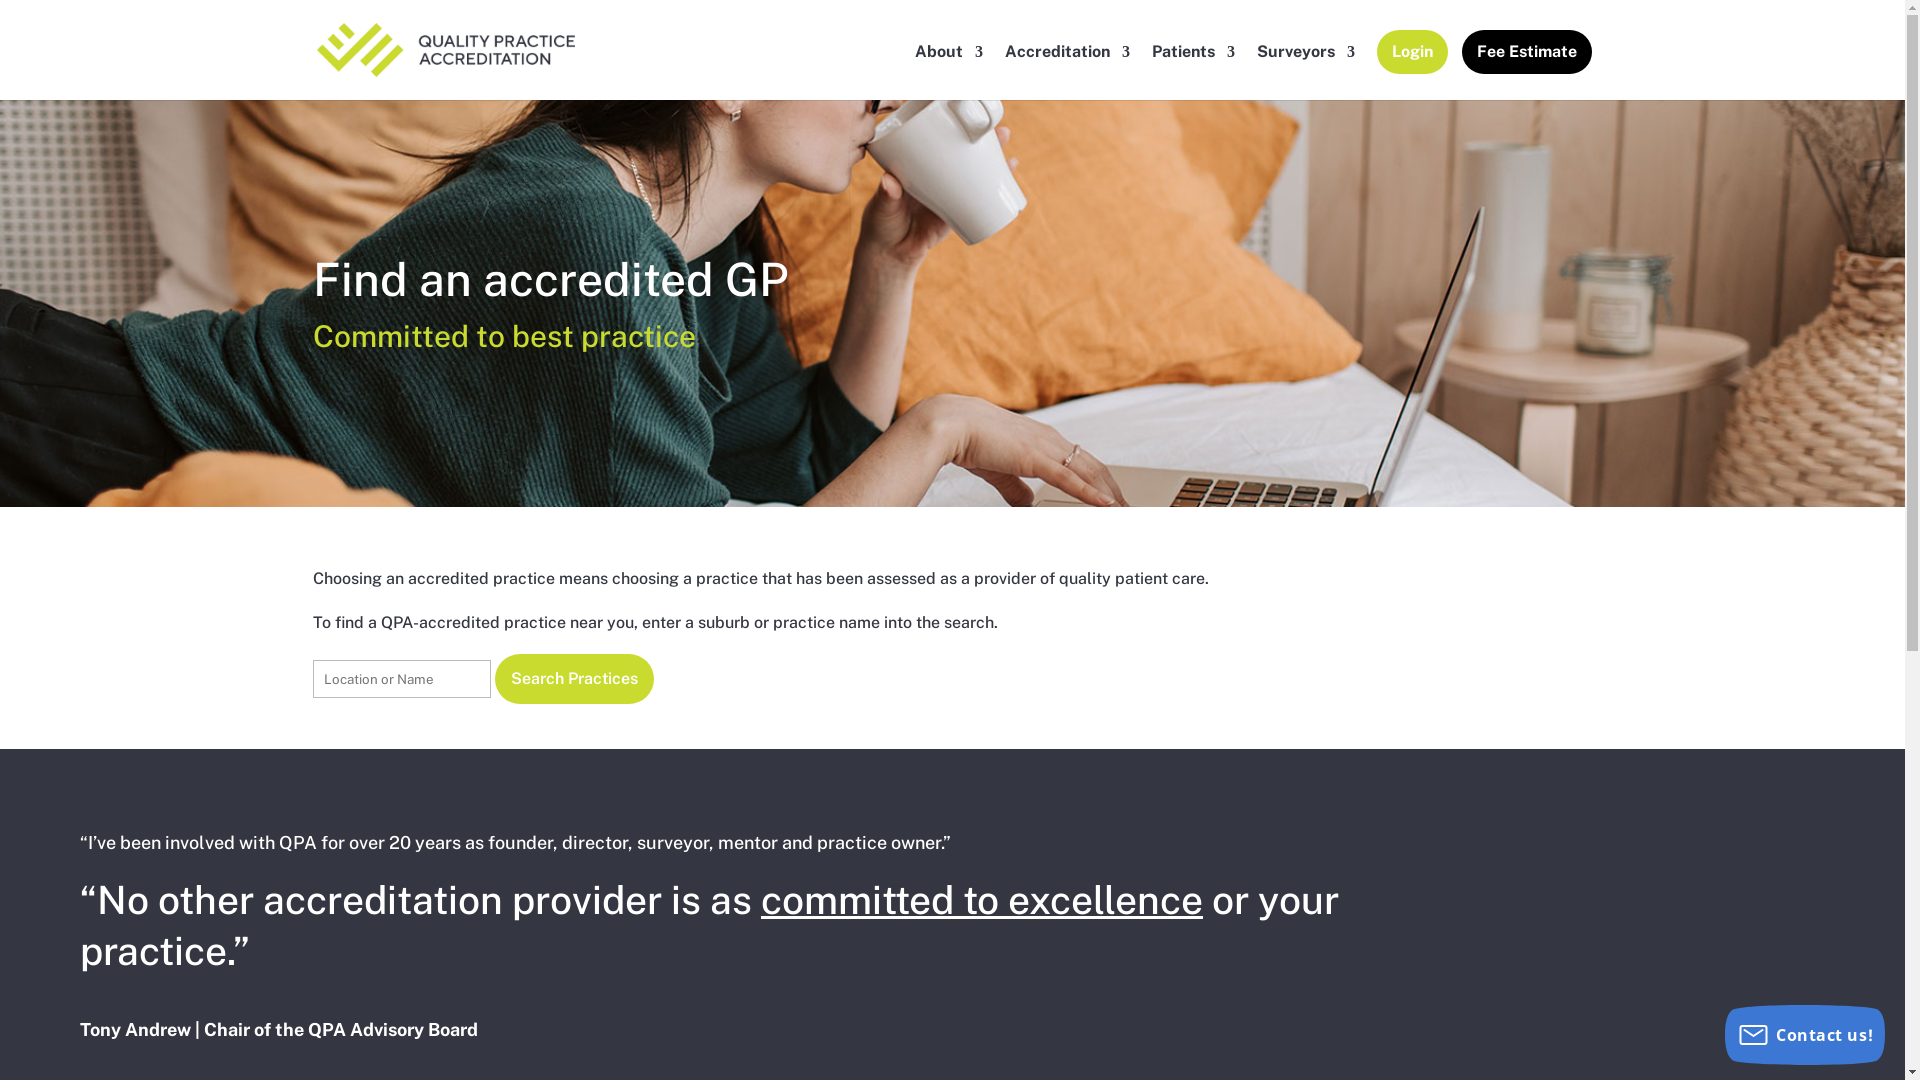  Describe the element at coordinates (1411, 68) in the screenshot. I see `'Login'` at that location.